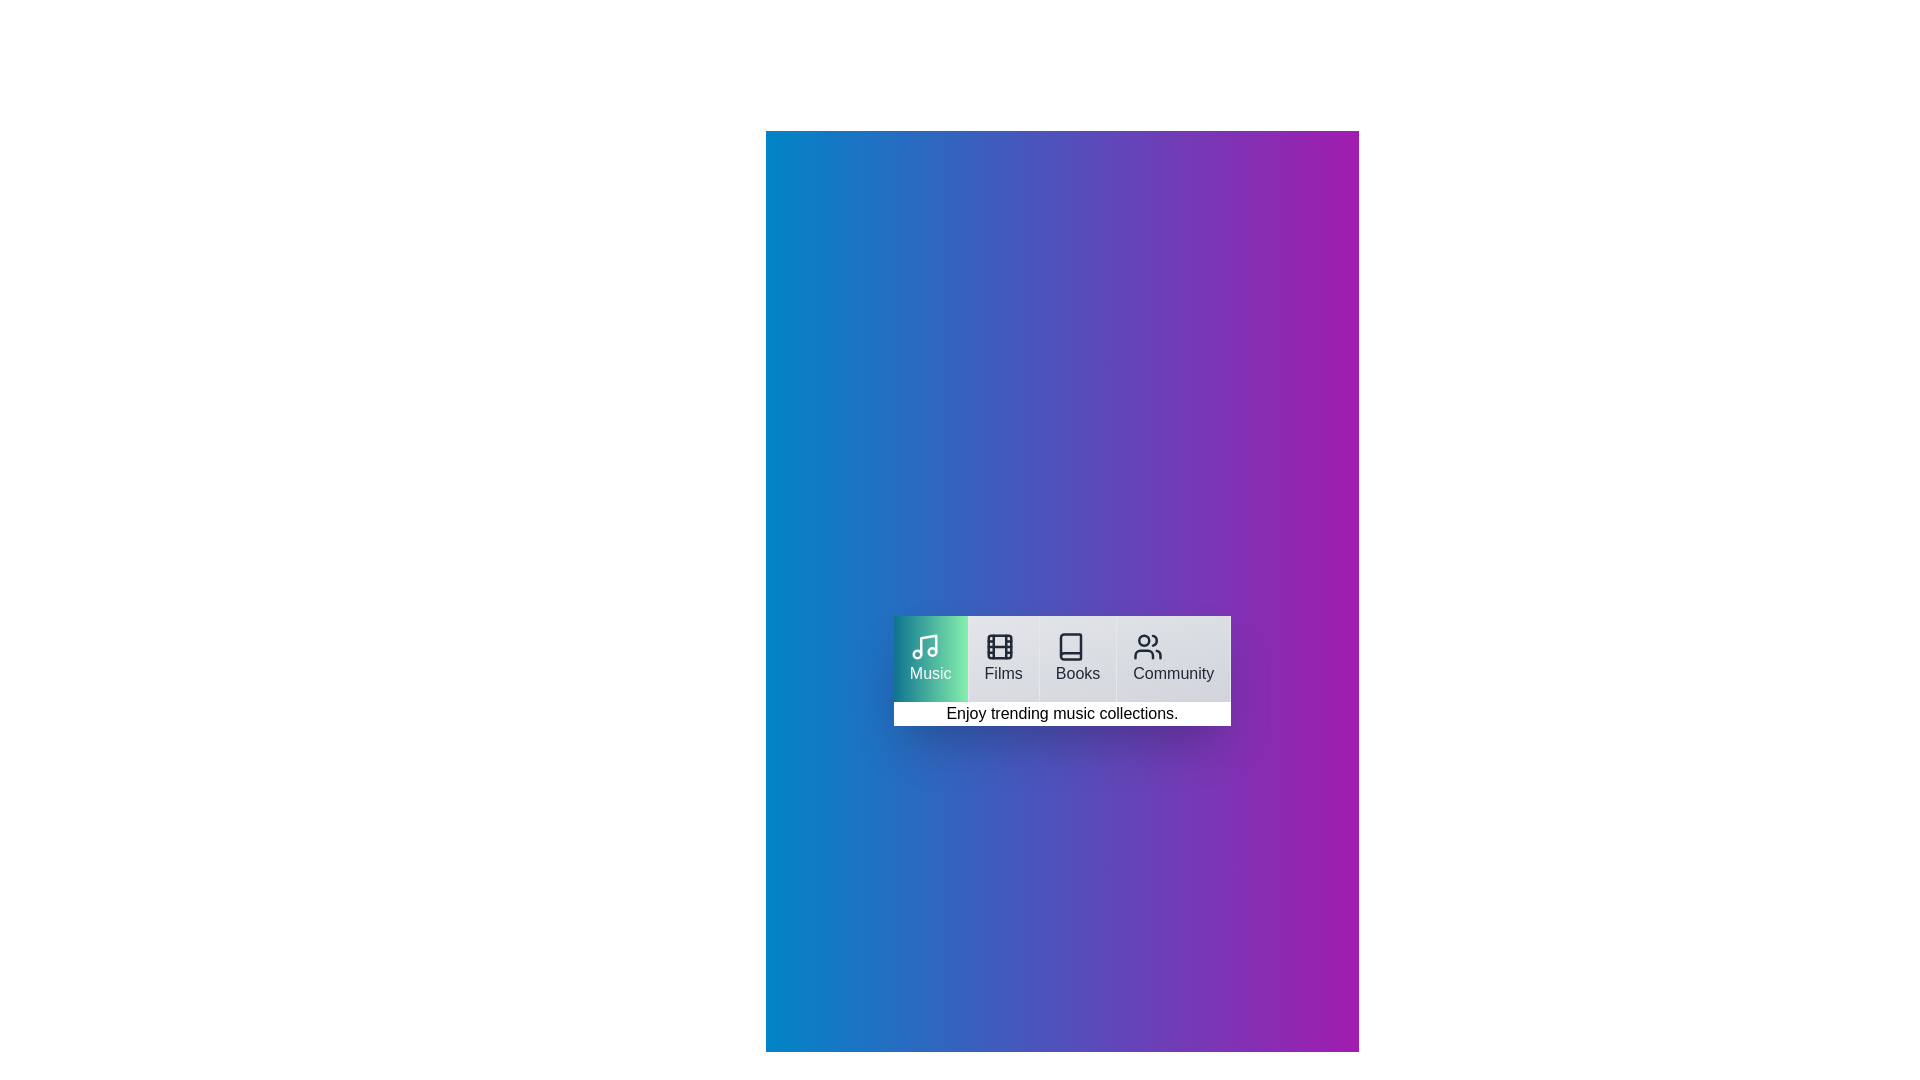 The width and height of the screenshot is (1920, 1080). Describe the element at coordinates (923, 647) in the screenshot. I see `the music note icon in the navigation menu for accessibility purposes` at that location.